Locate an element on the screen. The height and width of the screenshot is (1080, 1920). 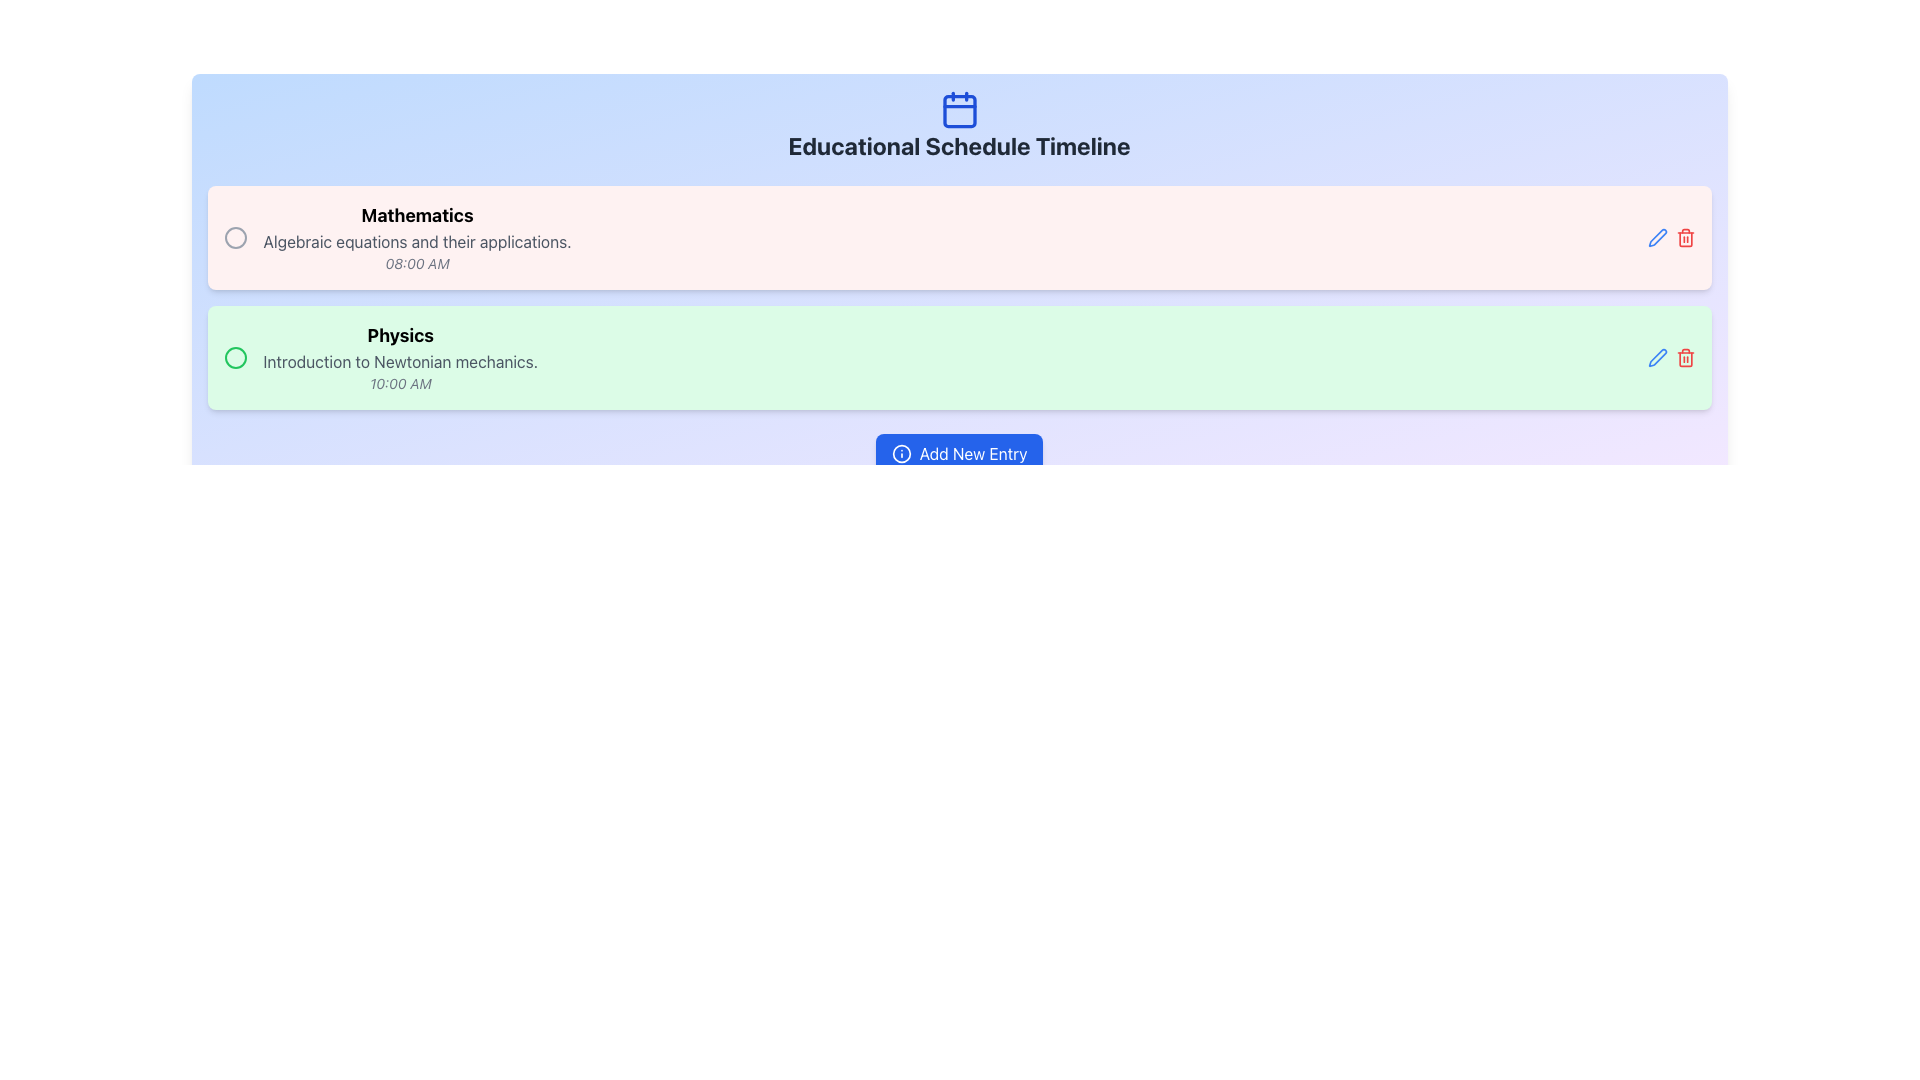
the edit icon button located in the green 'Physics' entry box, which is the first interactive icon in the top-right corner of the box is located at coordinates (1657, 357).